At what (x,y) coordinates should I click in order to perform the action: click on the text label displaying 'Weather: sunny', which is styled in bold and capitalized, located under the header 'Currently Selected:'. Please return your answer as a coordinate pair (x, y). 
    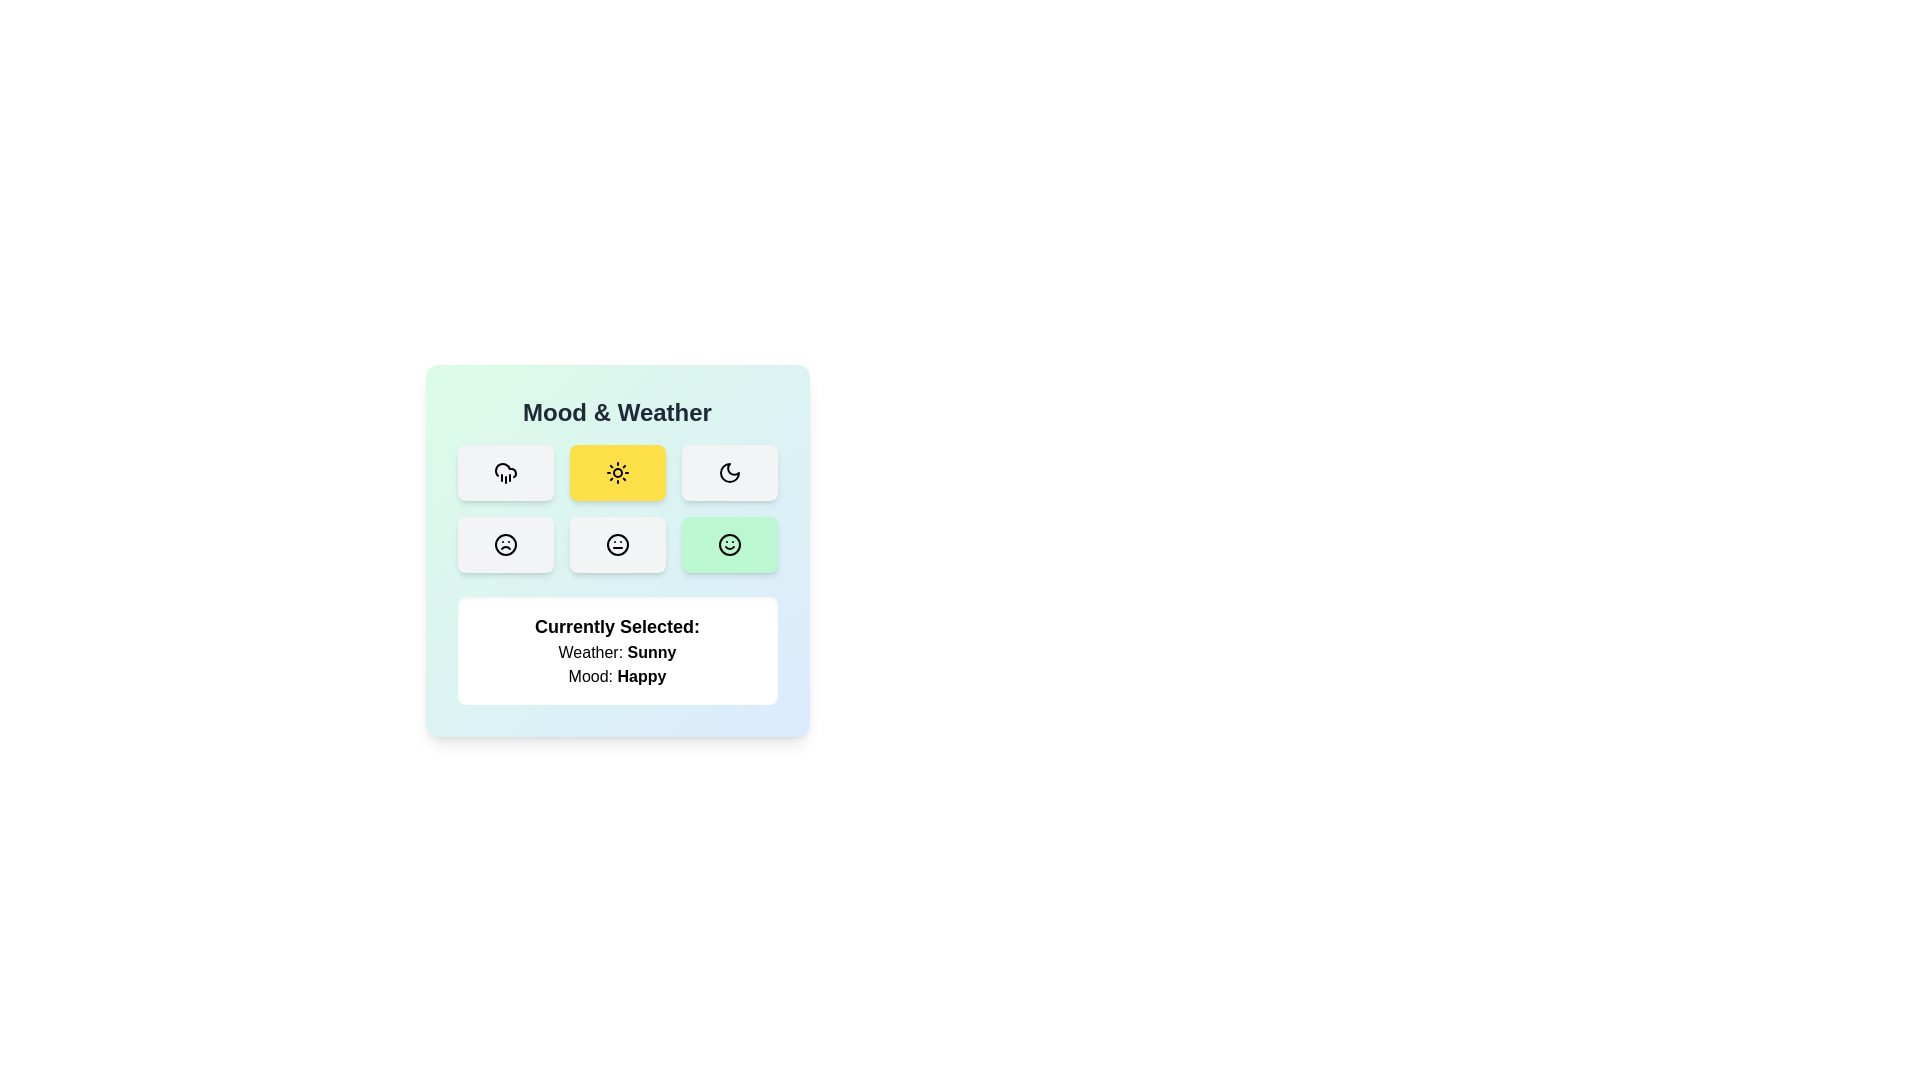
    Looking at the image, I should click on (616, 652).